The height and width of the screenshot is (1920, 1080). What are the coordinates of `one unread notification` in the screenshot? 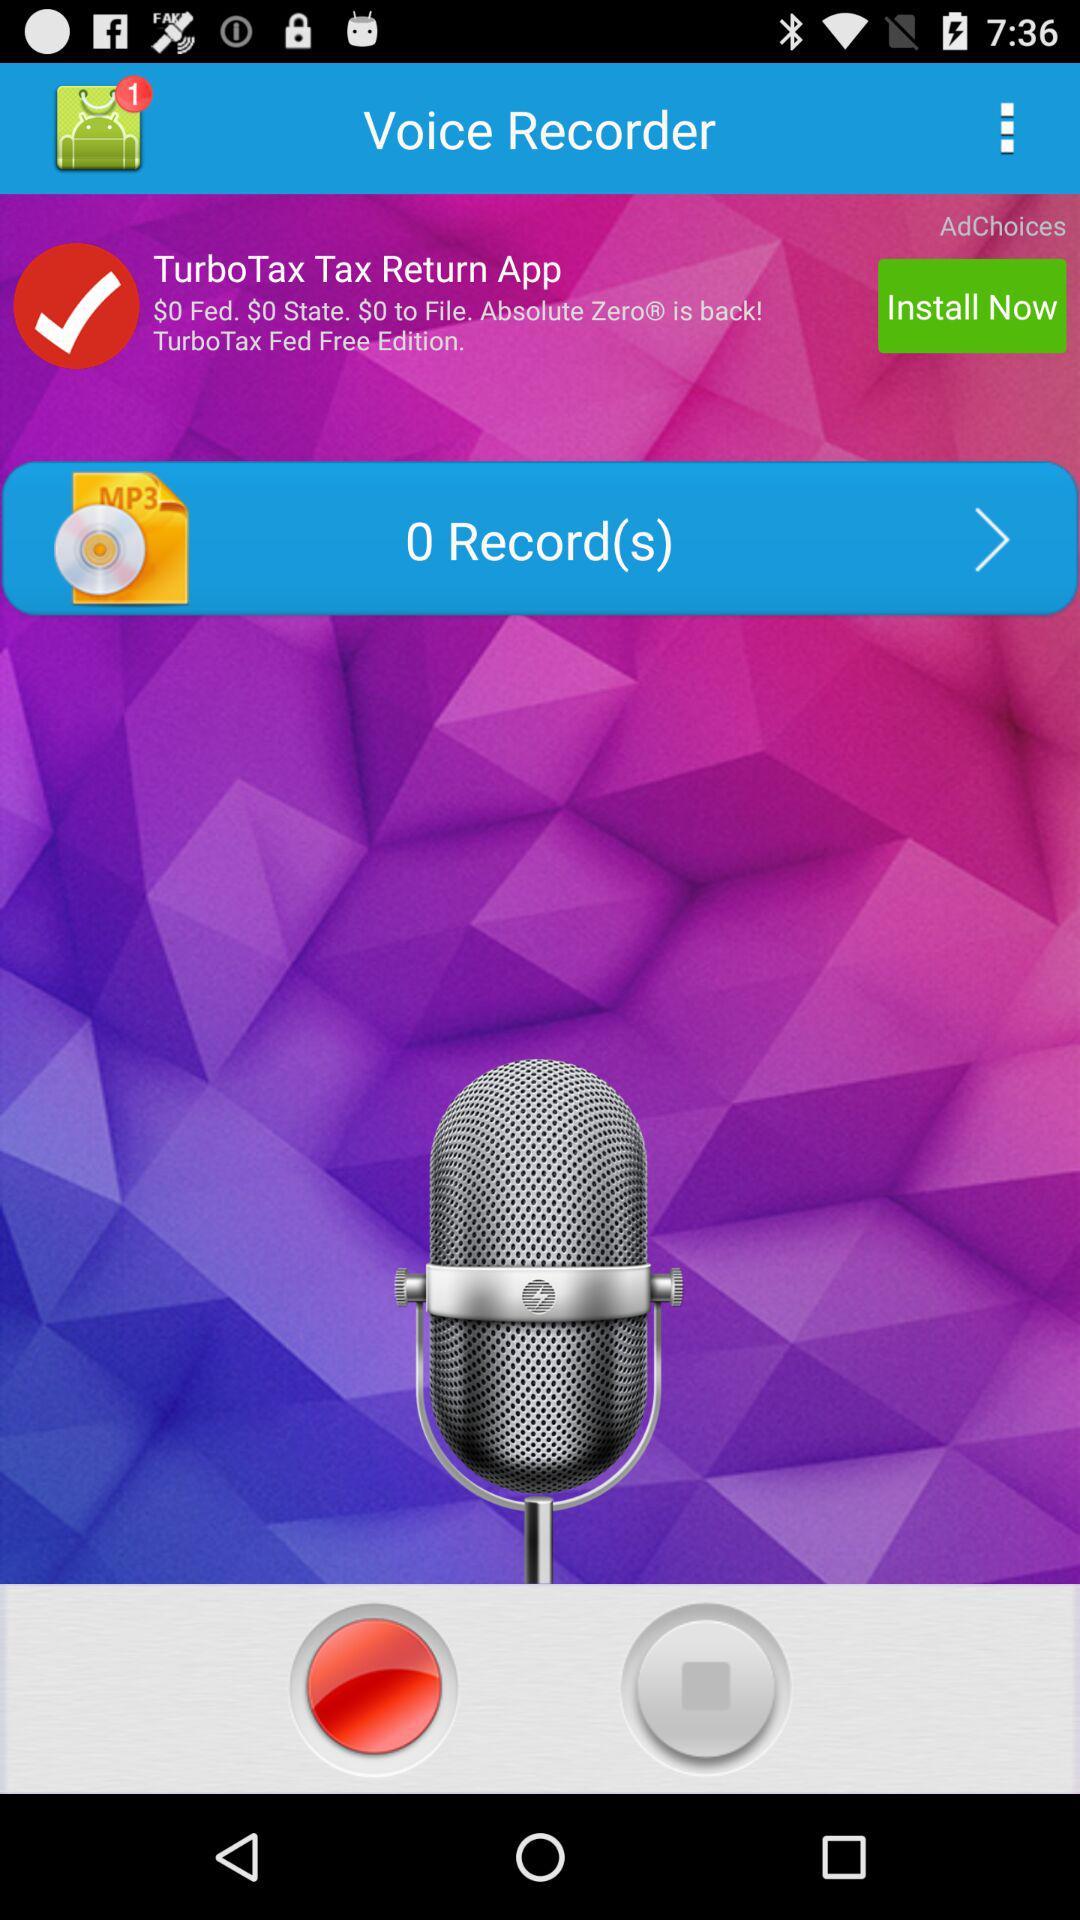 It's located at (99, 127).